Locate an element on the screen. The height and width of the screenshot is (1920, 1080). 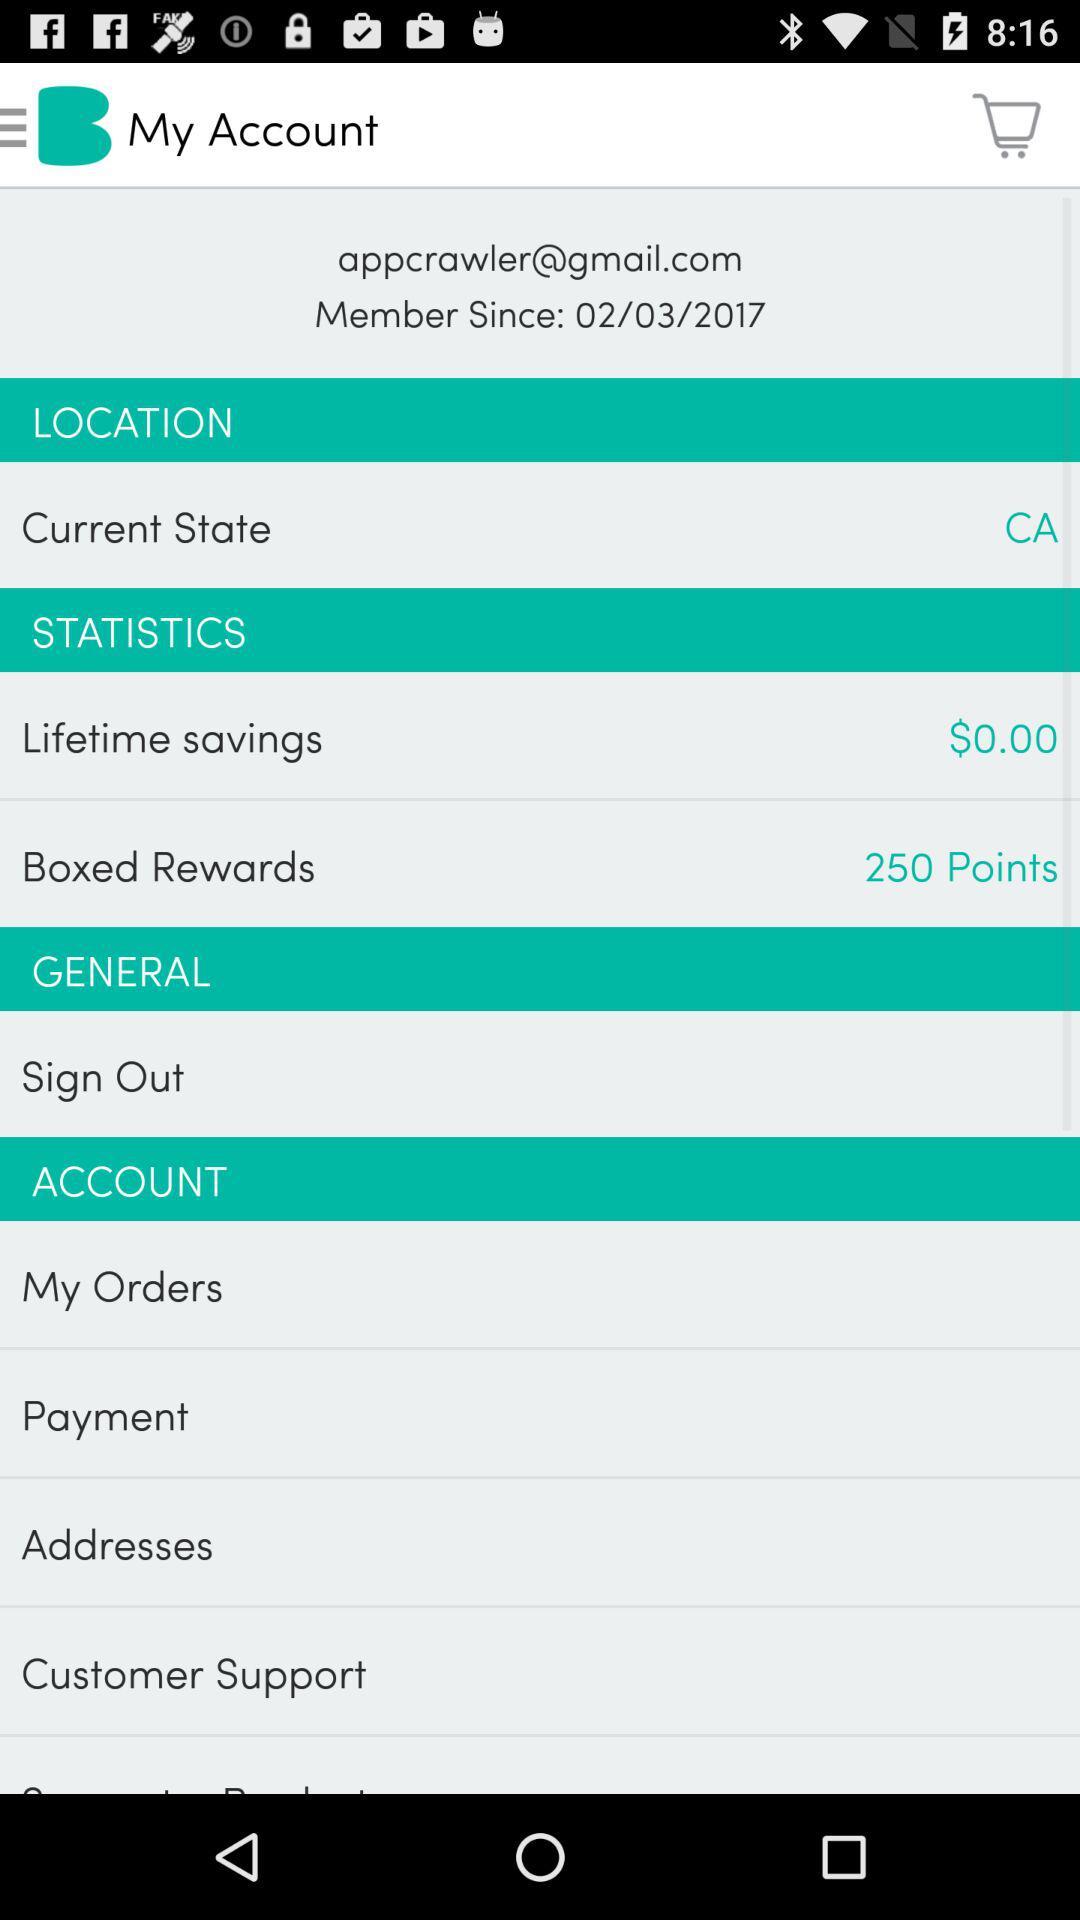
the app below the boxed rewards is located at coordinates (540, 969).